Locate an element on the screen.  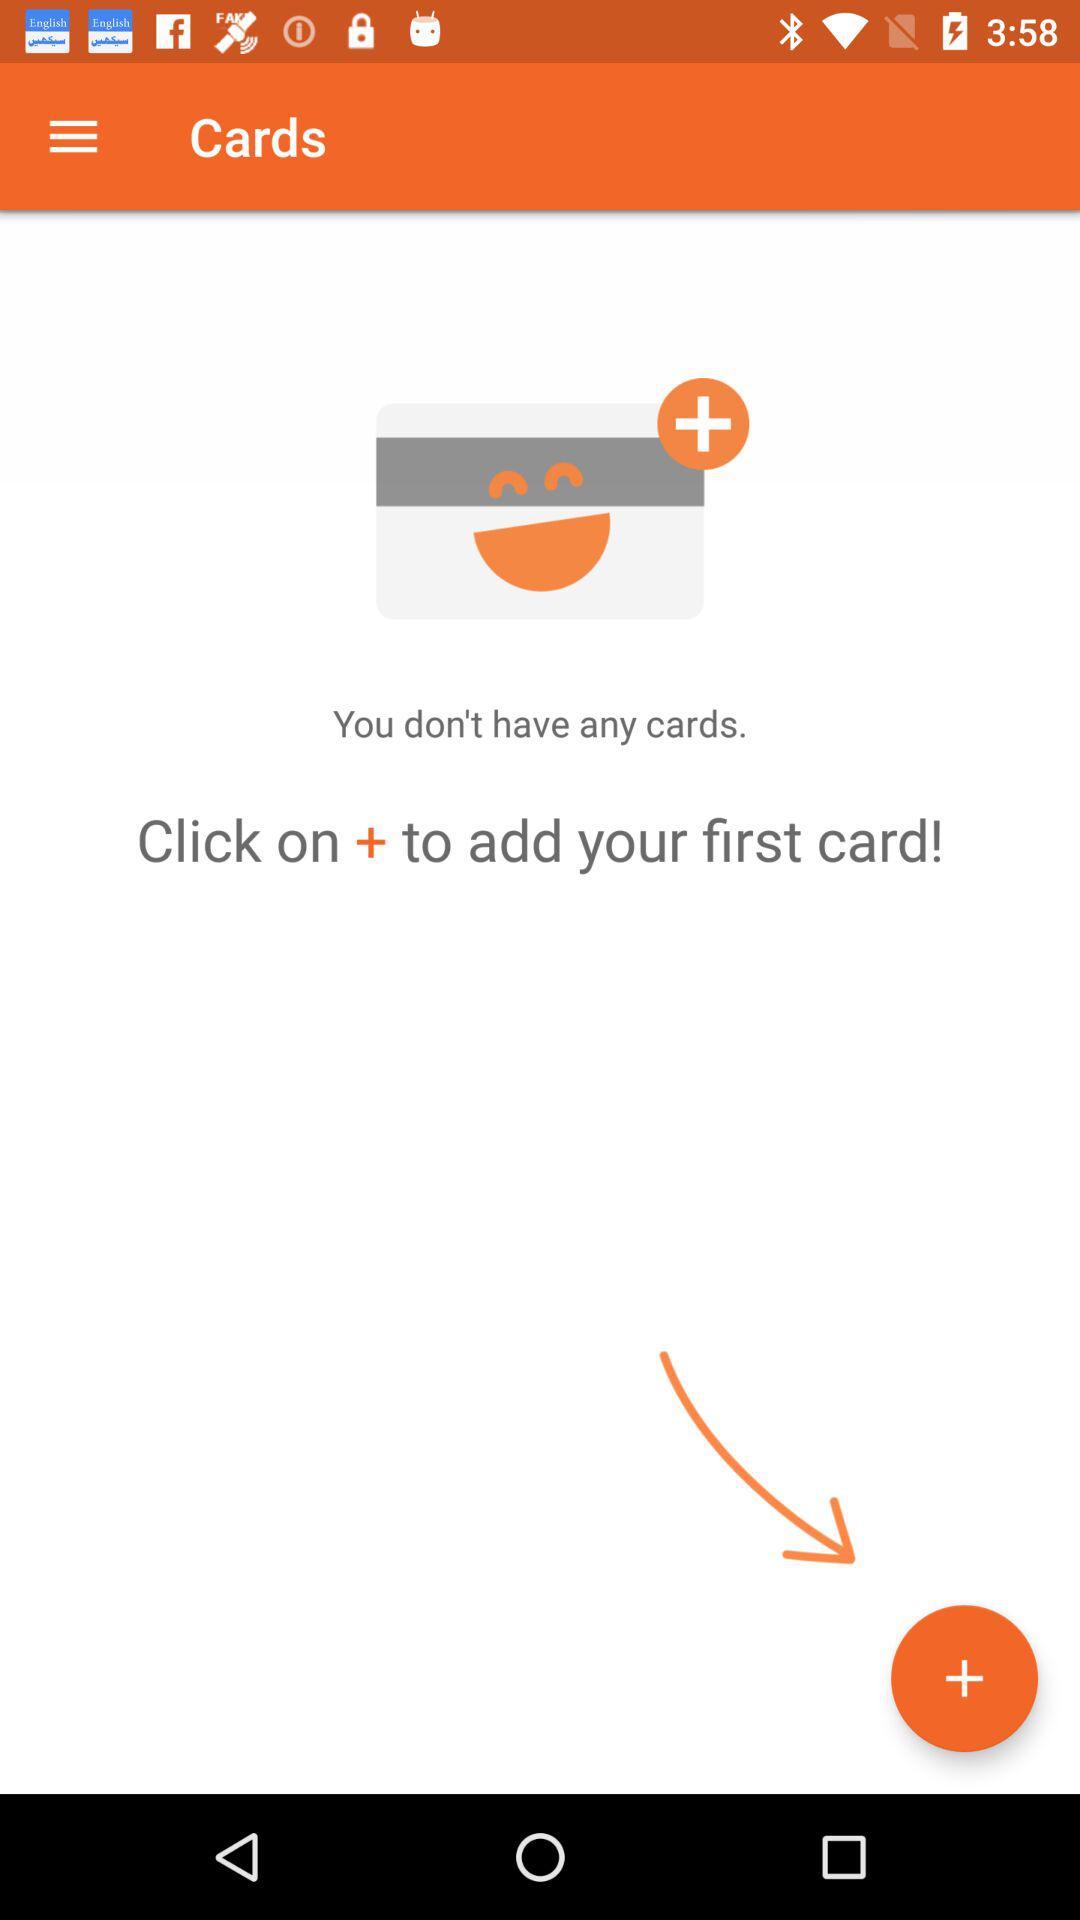
add card is located at coordinates (540, 498).